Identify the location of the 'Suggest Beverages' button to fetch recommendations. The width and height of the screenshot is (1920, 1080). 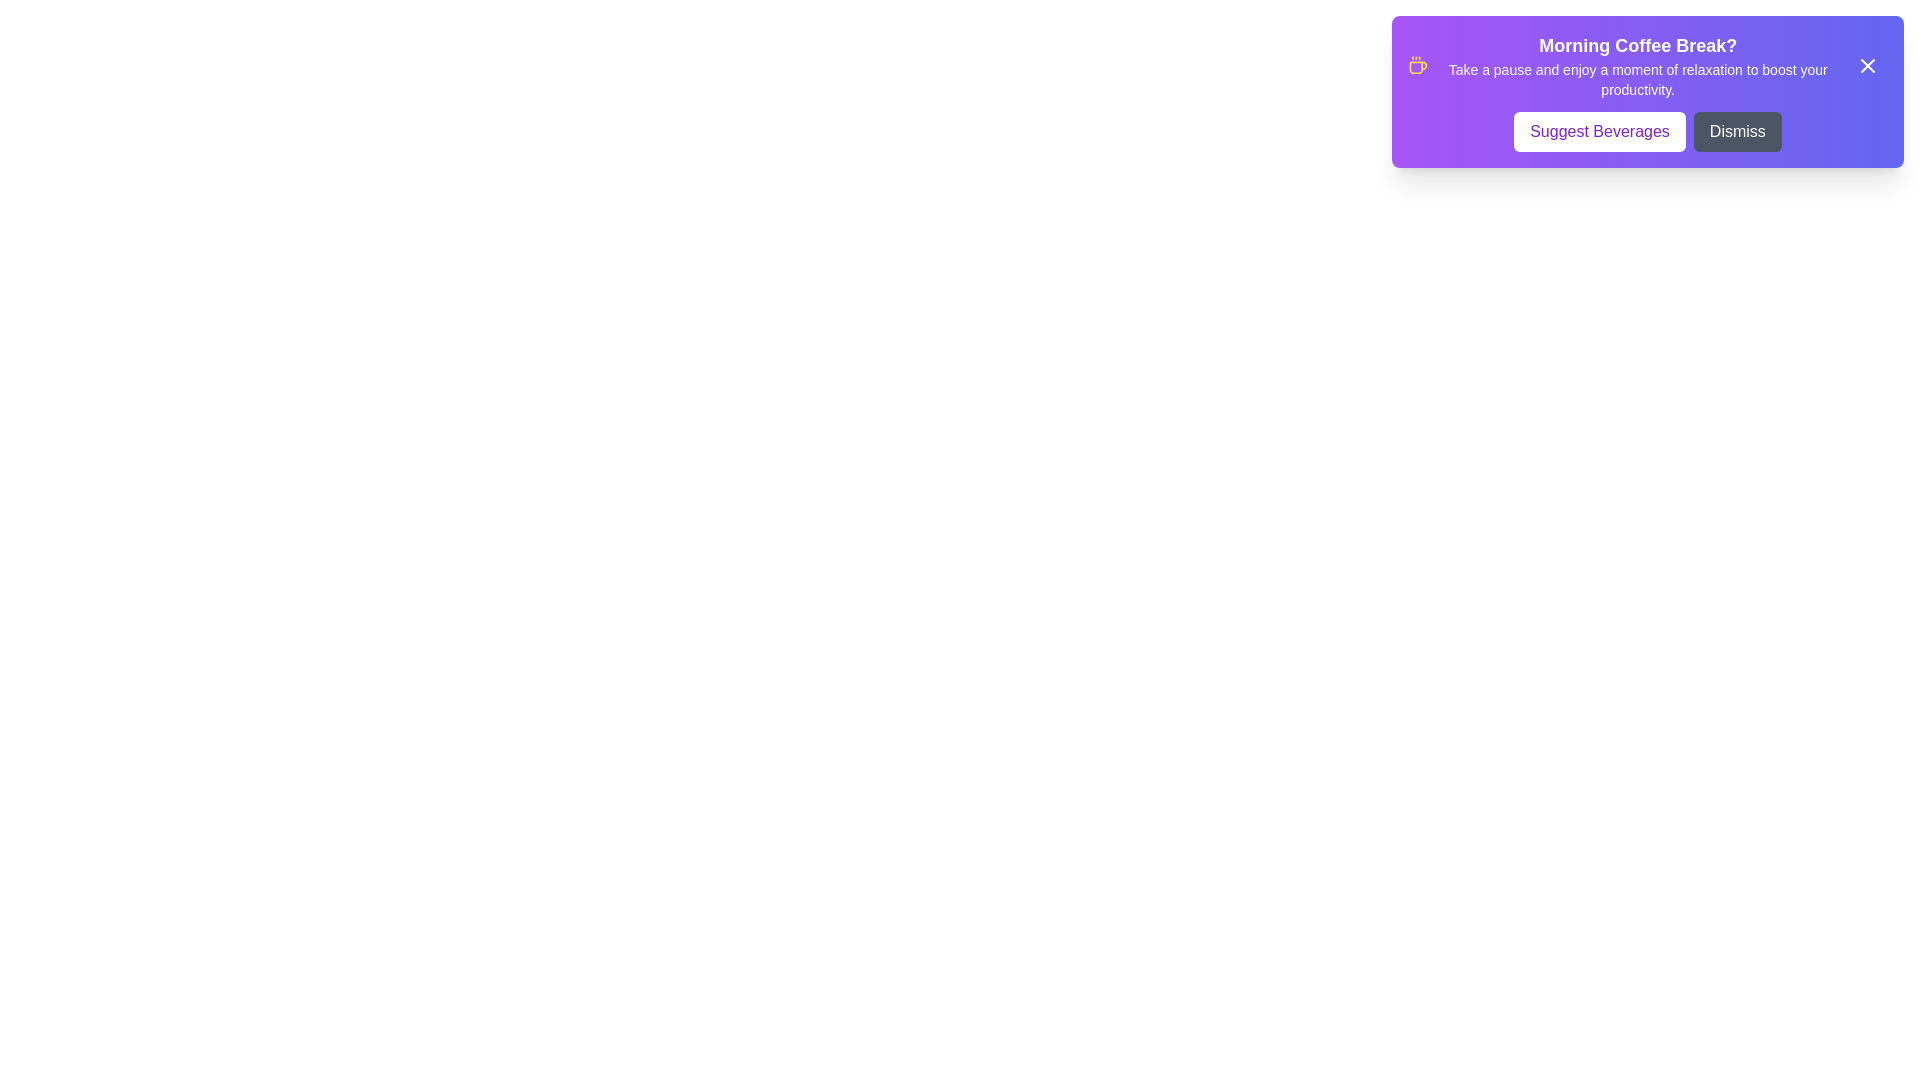
(1598, 131).